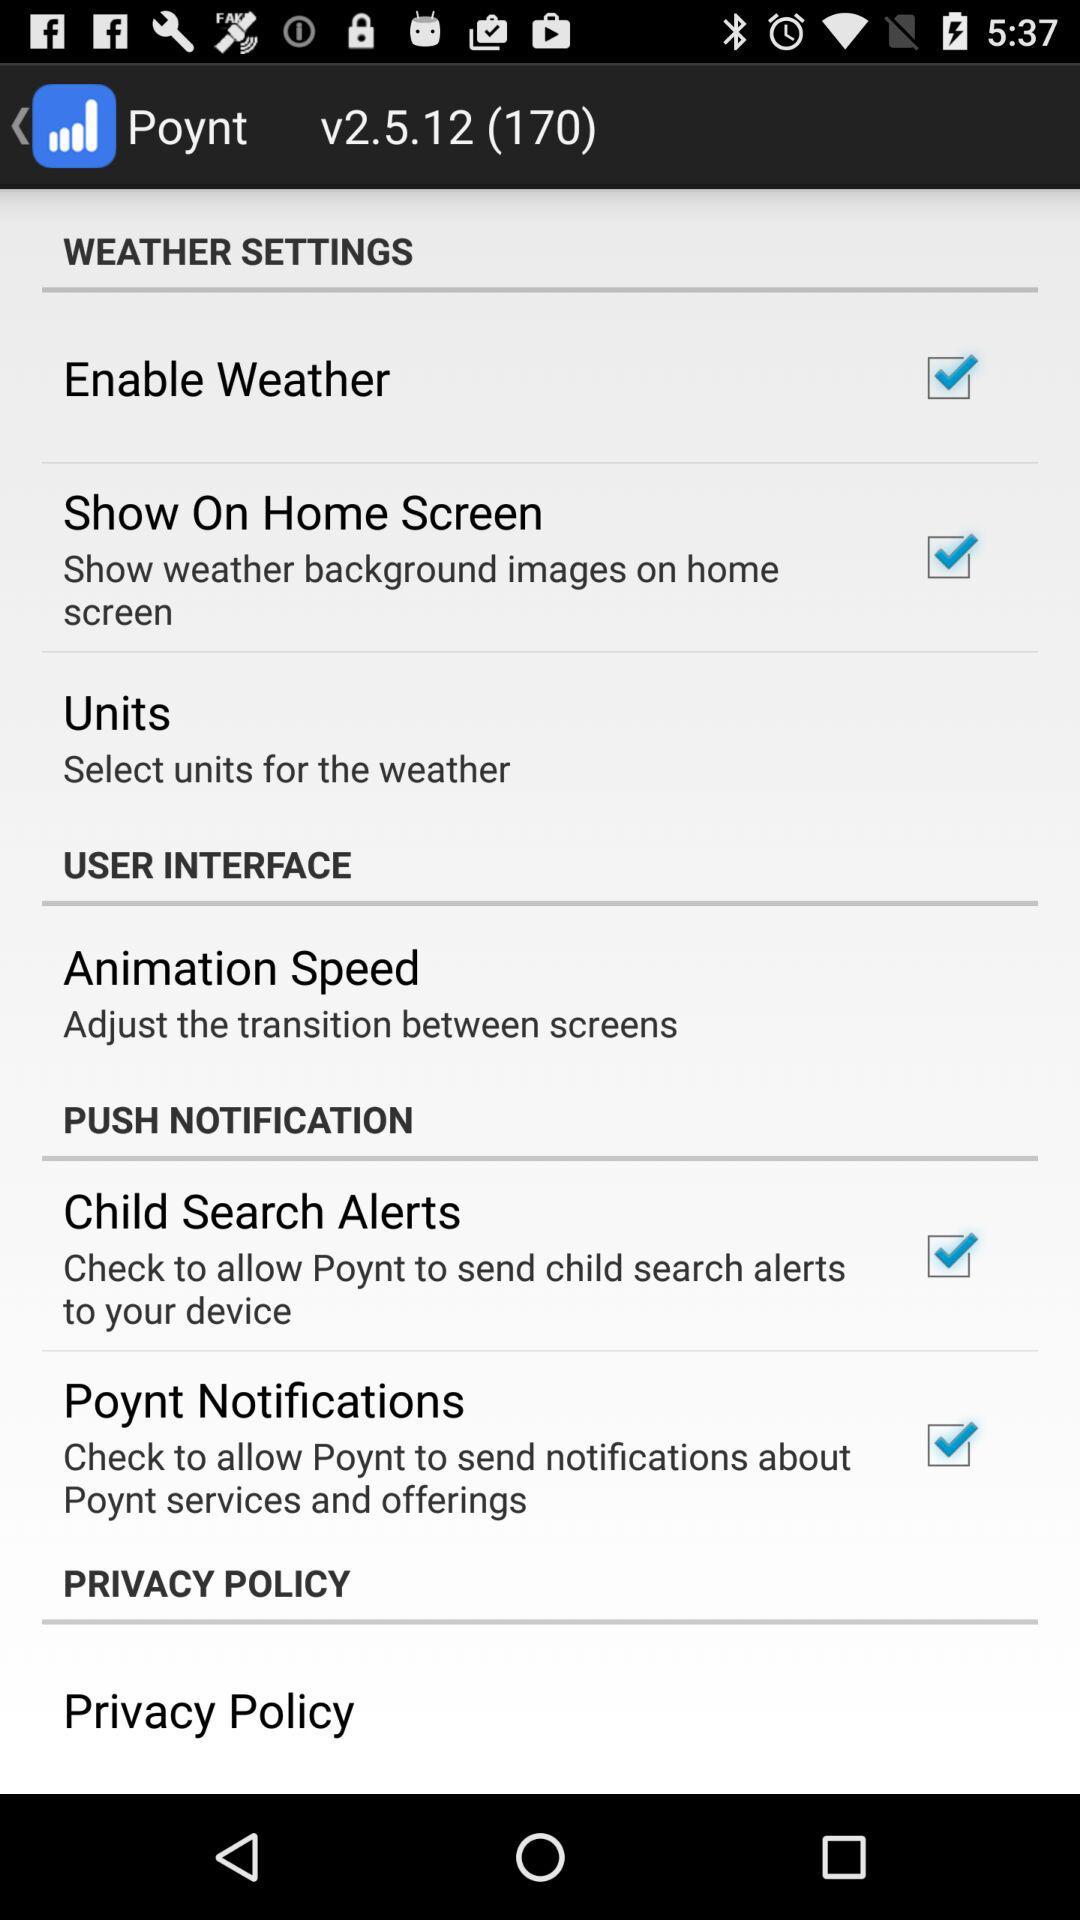 Image resolution: width=1080 pixels, height=1920 pixels. Describe the element at coordinates (463, 588) in the screenshot. I see `the app above units` at that location.